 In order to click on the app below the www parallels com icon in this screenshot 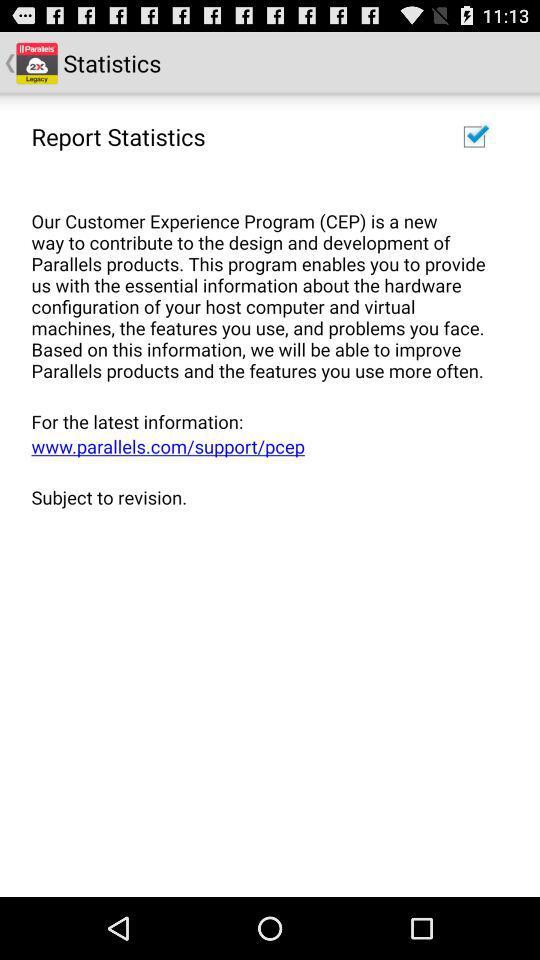, I will do `click(263, 496)`.